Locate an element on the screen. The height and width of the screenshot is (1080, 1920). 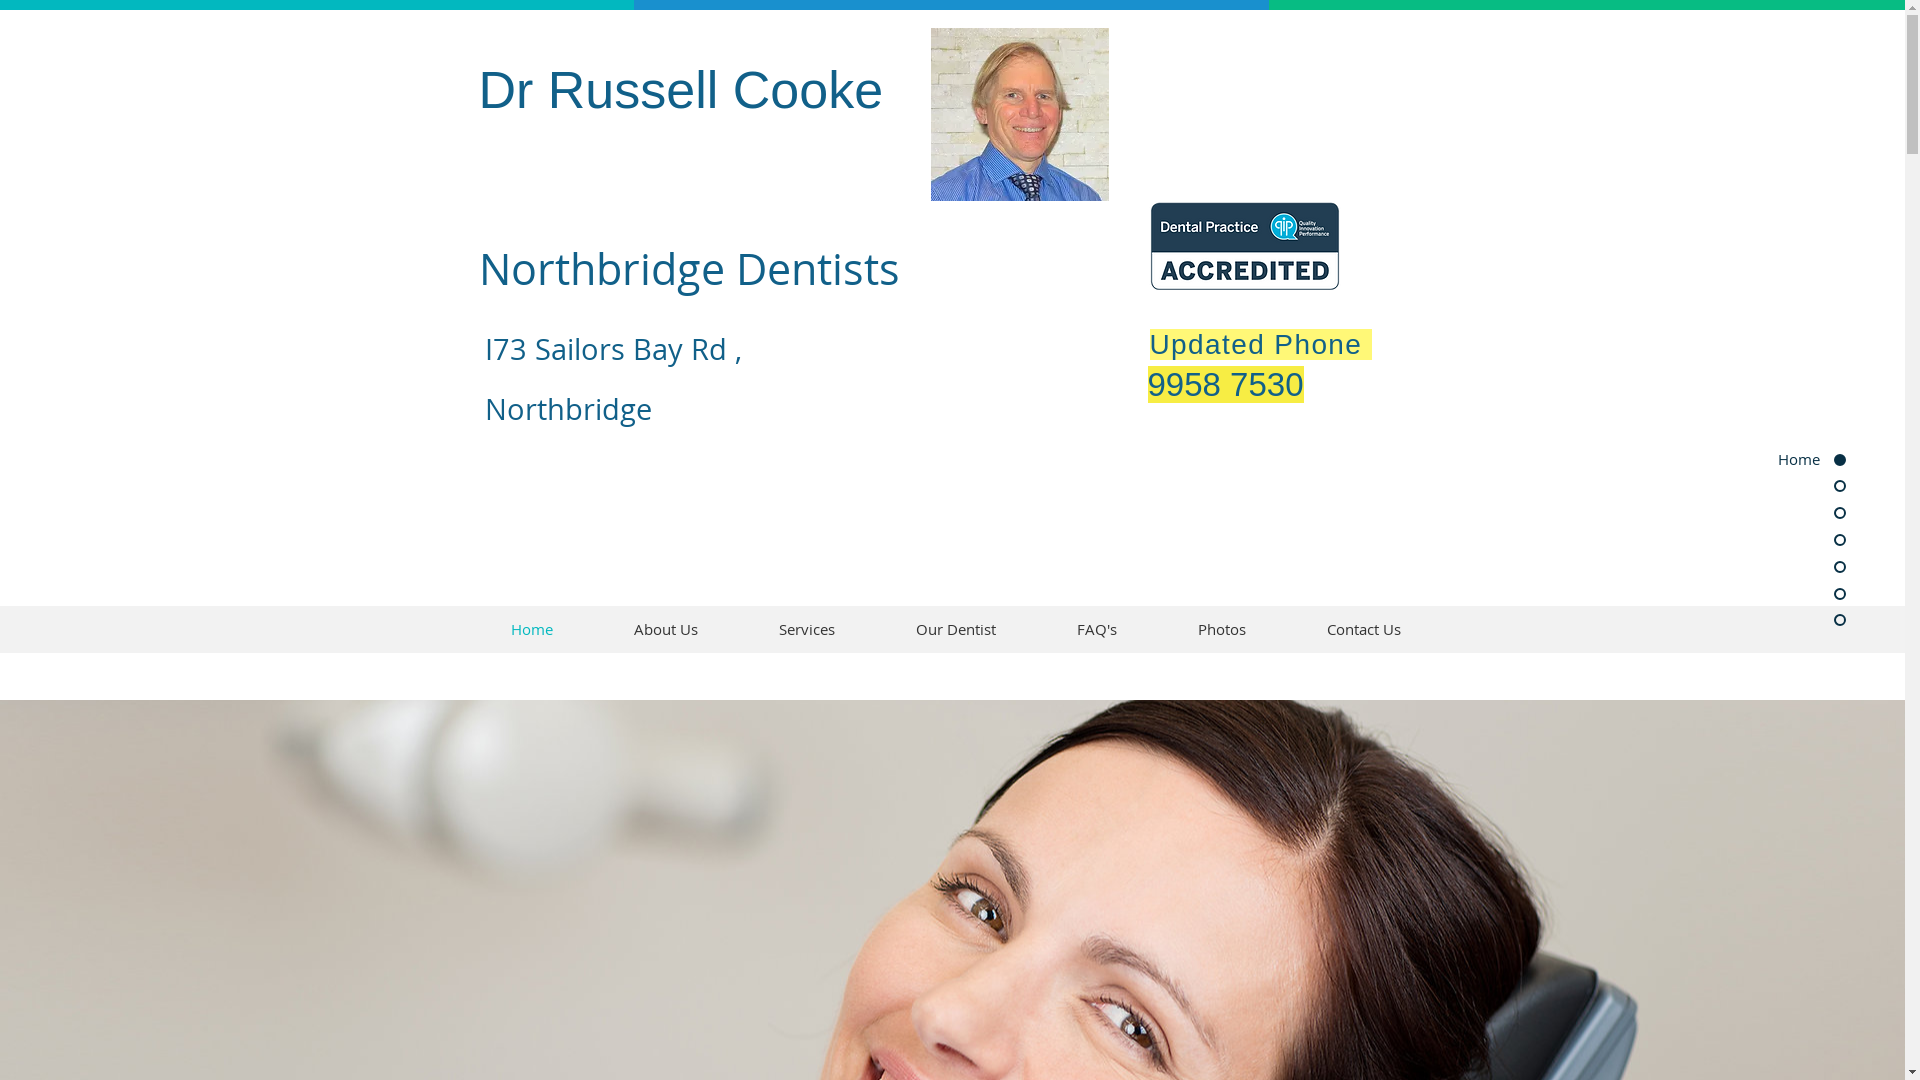
'Our Dentist' is located at coordinates (875, 628).